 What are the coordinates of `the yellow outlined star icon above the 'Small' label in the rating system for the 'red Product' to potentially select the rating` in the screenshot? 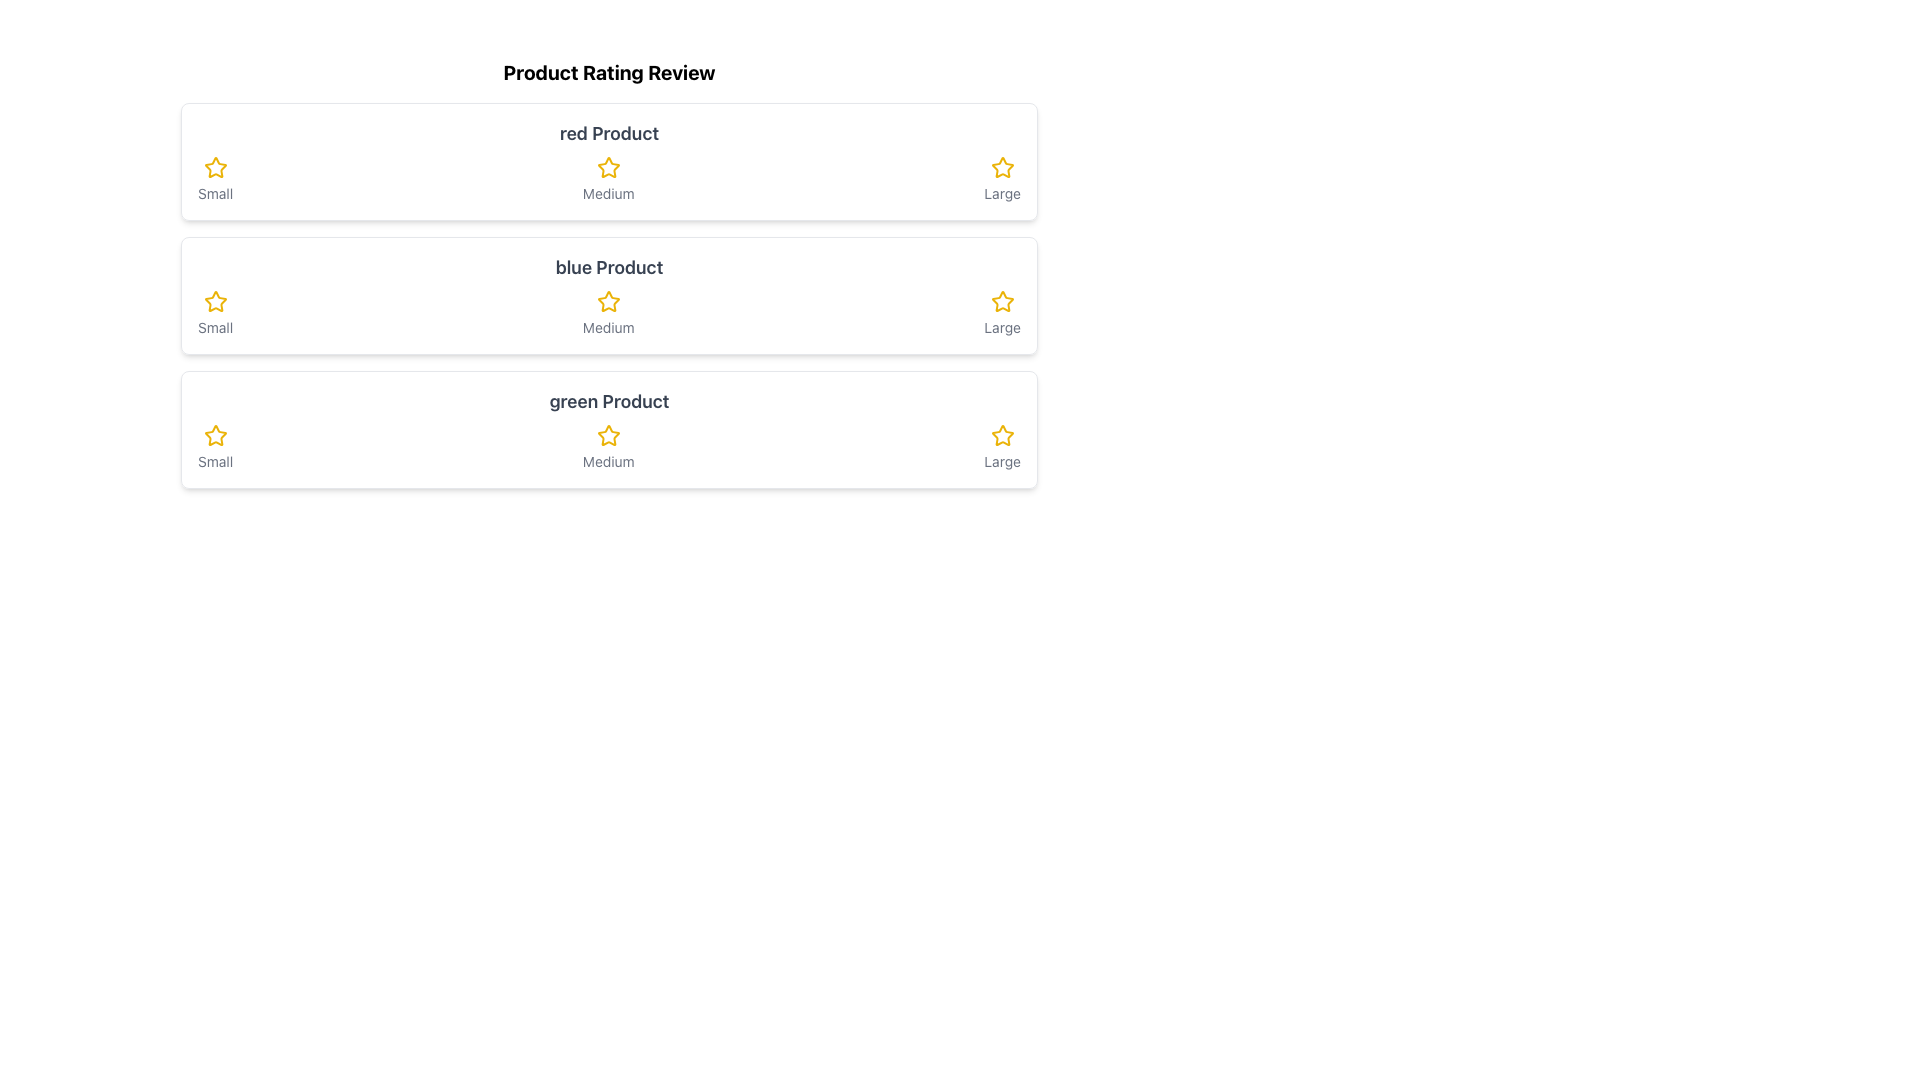 It's located at (215, 167).